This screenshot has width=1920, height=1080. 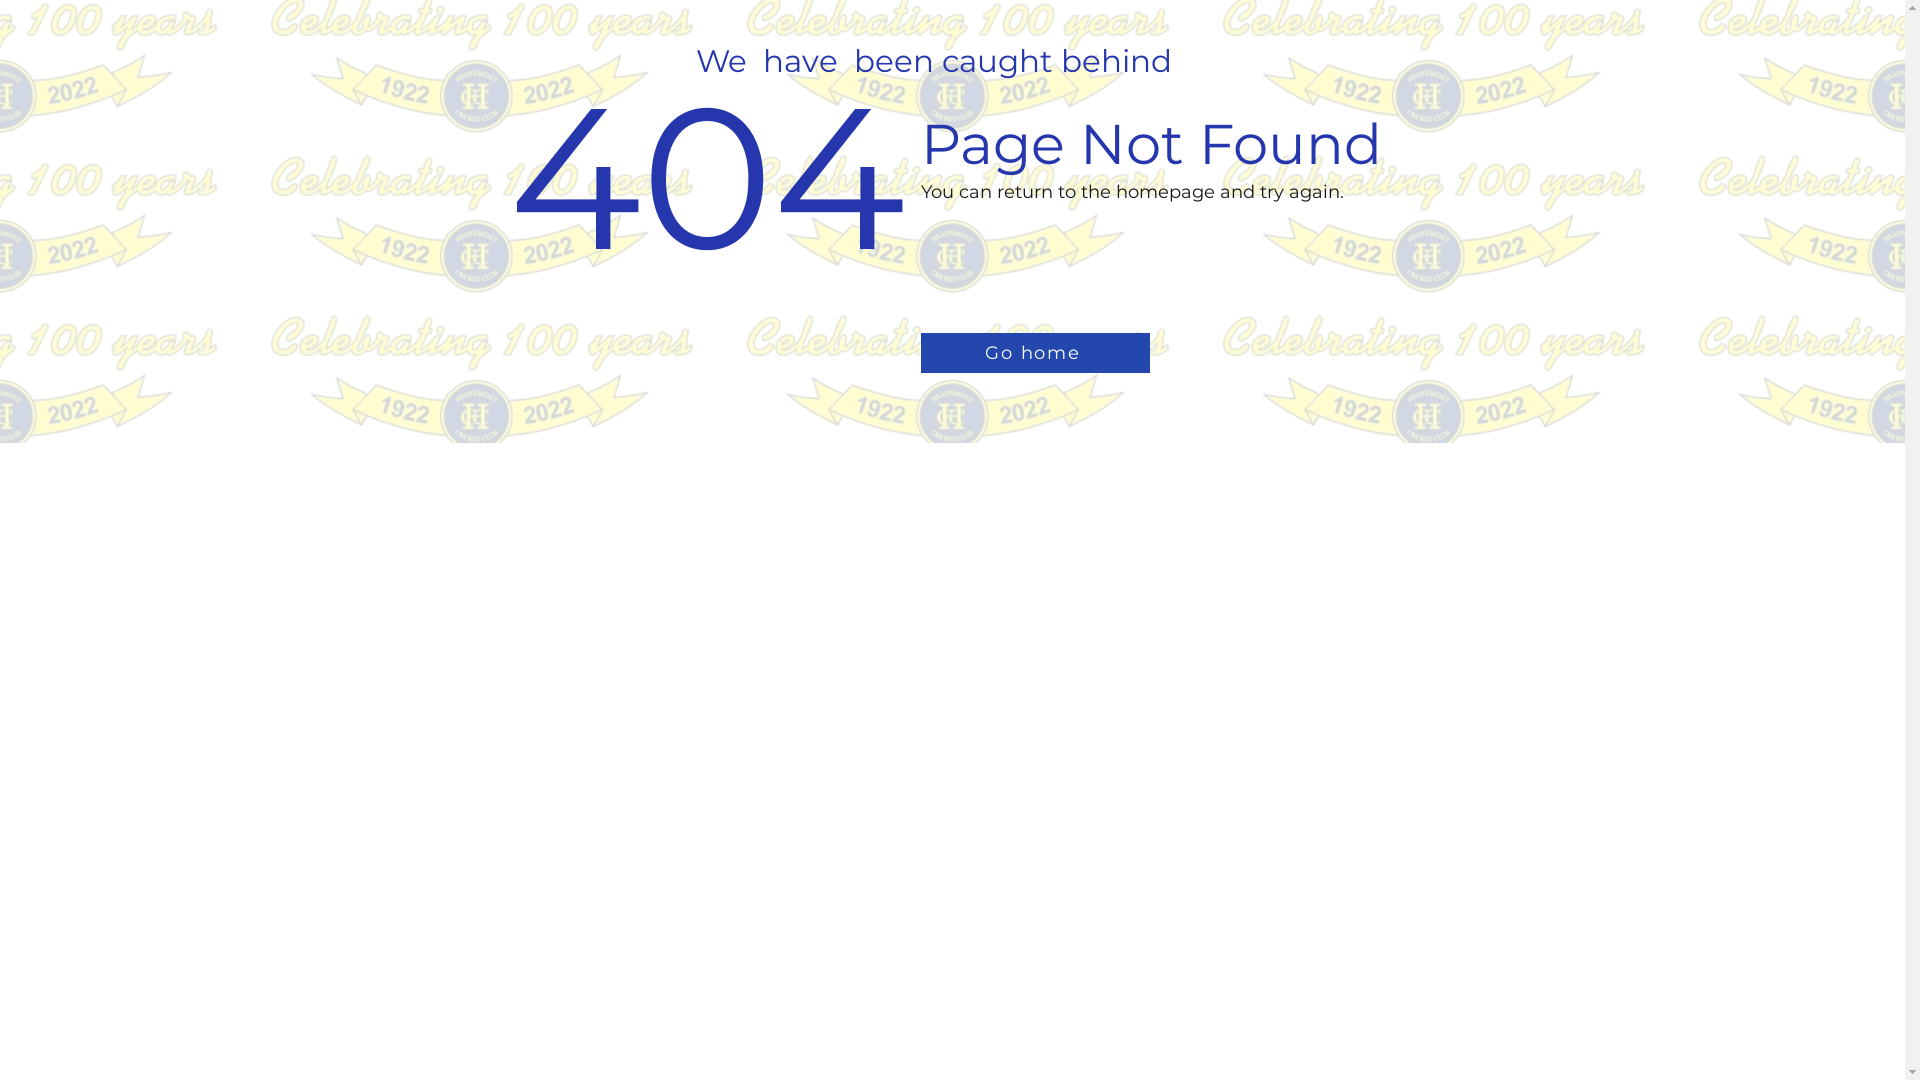 I want to click on 'Go home', so click(x=1034, y=352).